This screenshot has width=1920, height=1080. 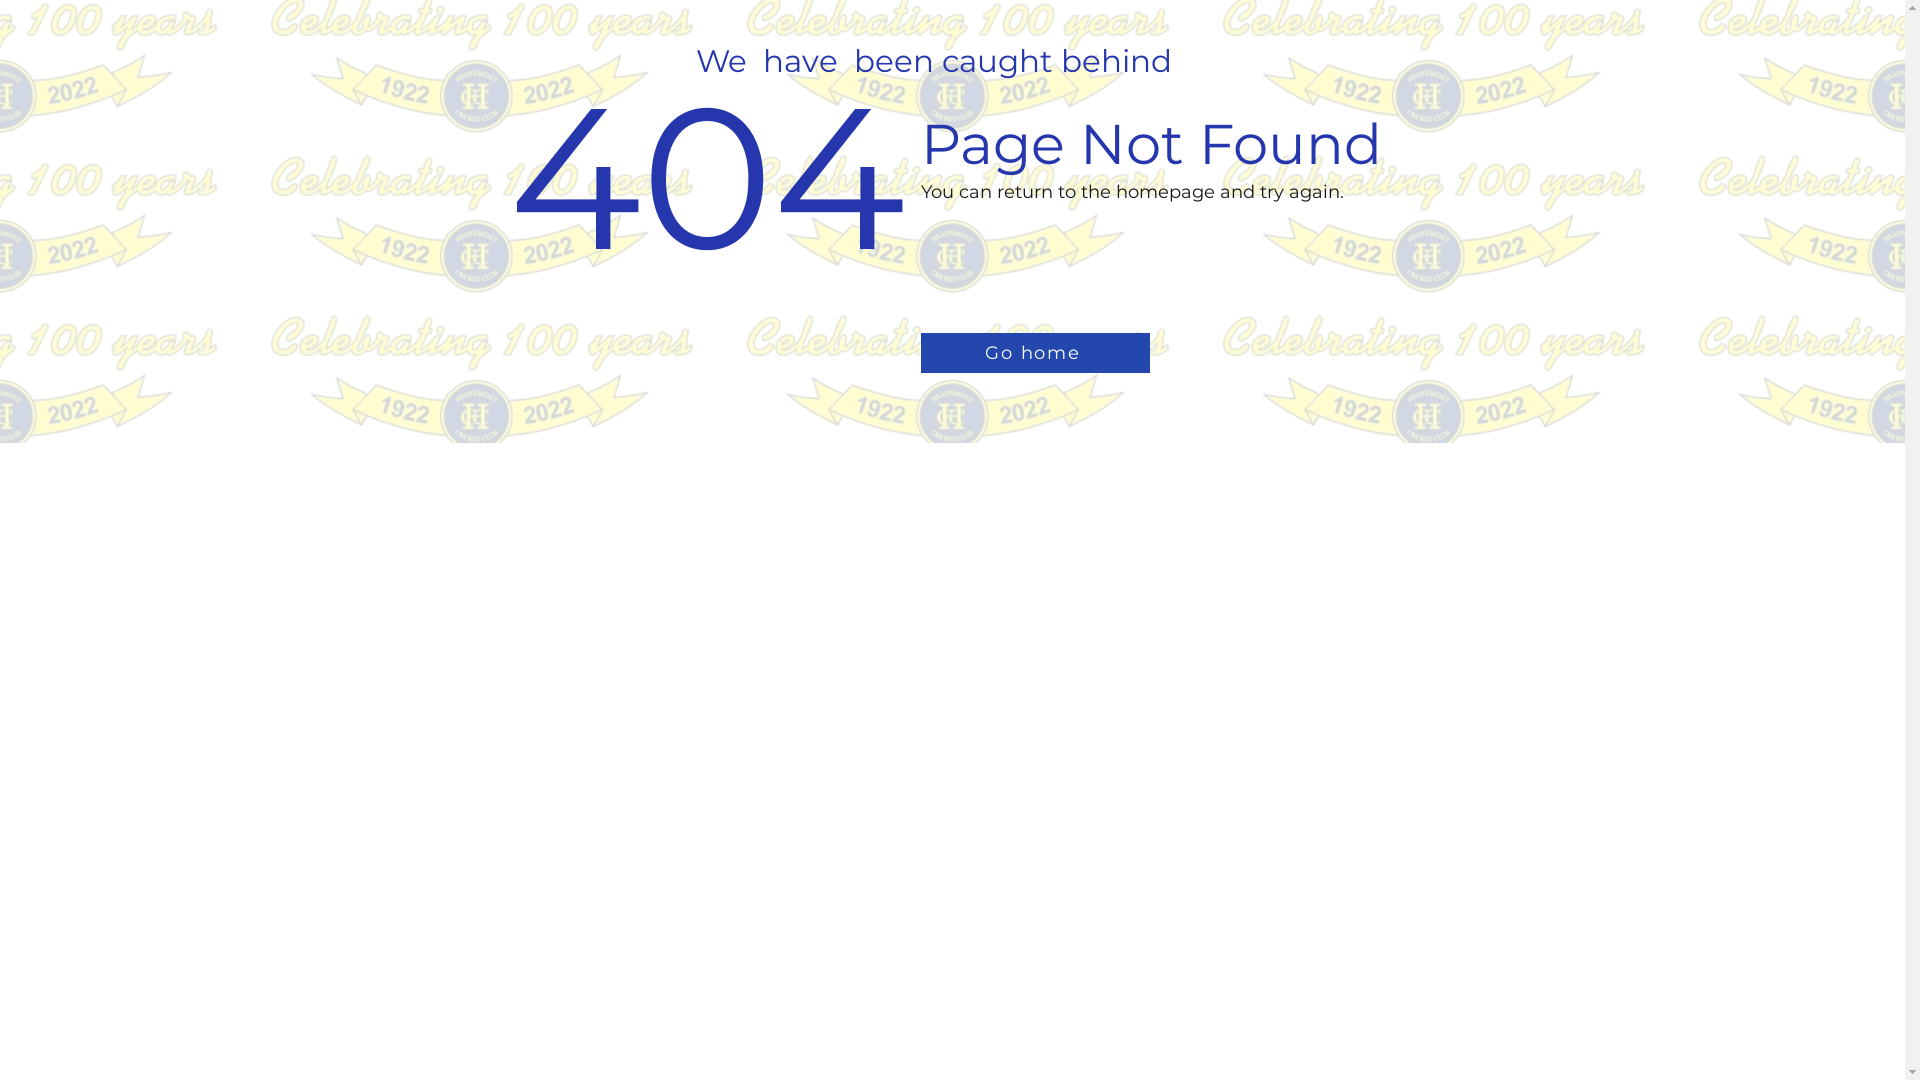 I want to click on 'Go home', so click(x=1034, y=352).